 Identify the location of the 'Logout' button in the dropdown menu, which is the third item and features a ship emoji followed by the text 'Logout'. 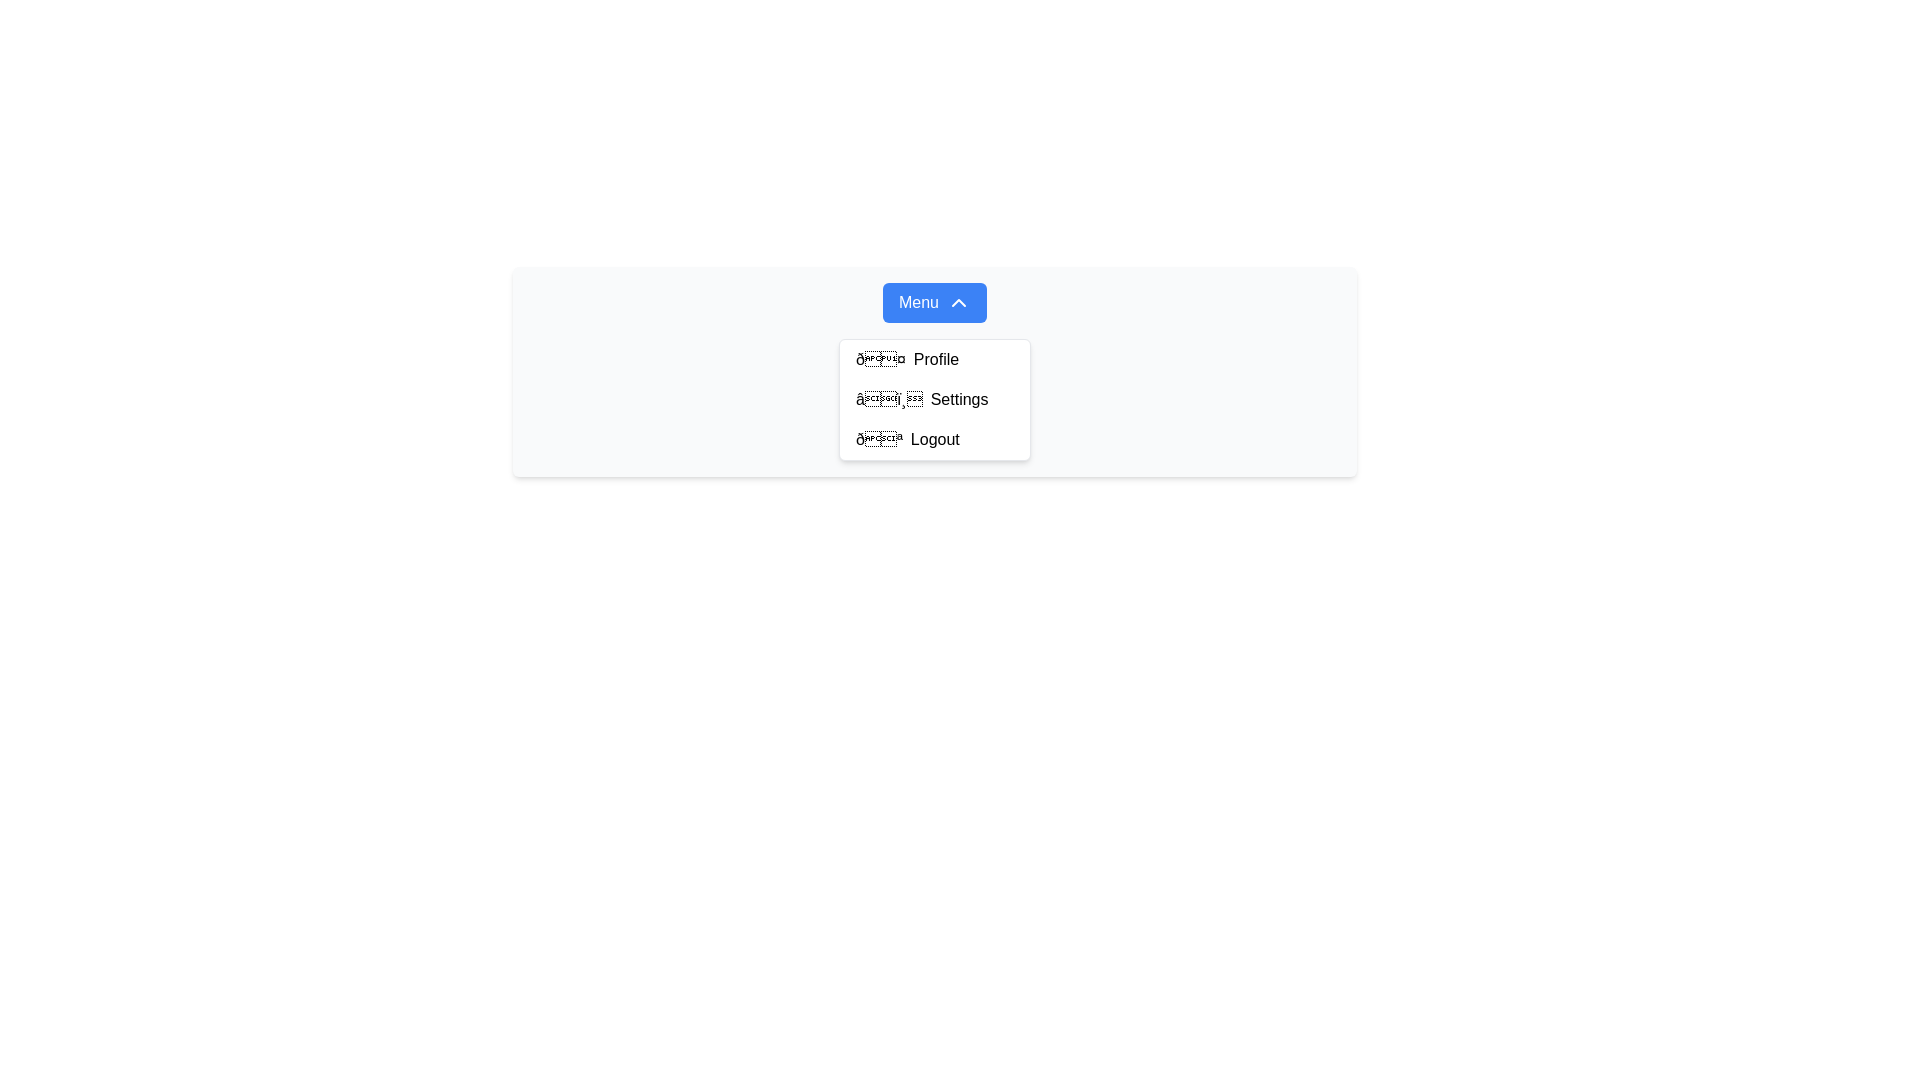
(934, 438).